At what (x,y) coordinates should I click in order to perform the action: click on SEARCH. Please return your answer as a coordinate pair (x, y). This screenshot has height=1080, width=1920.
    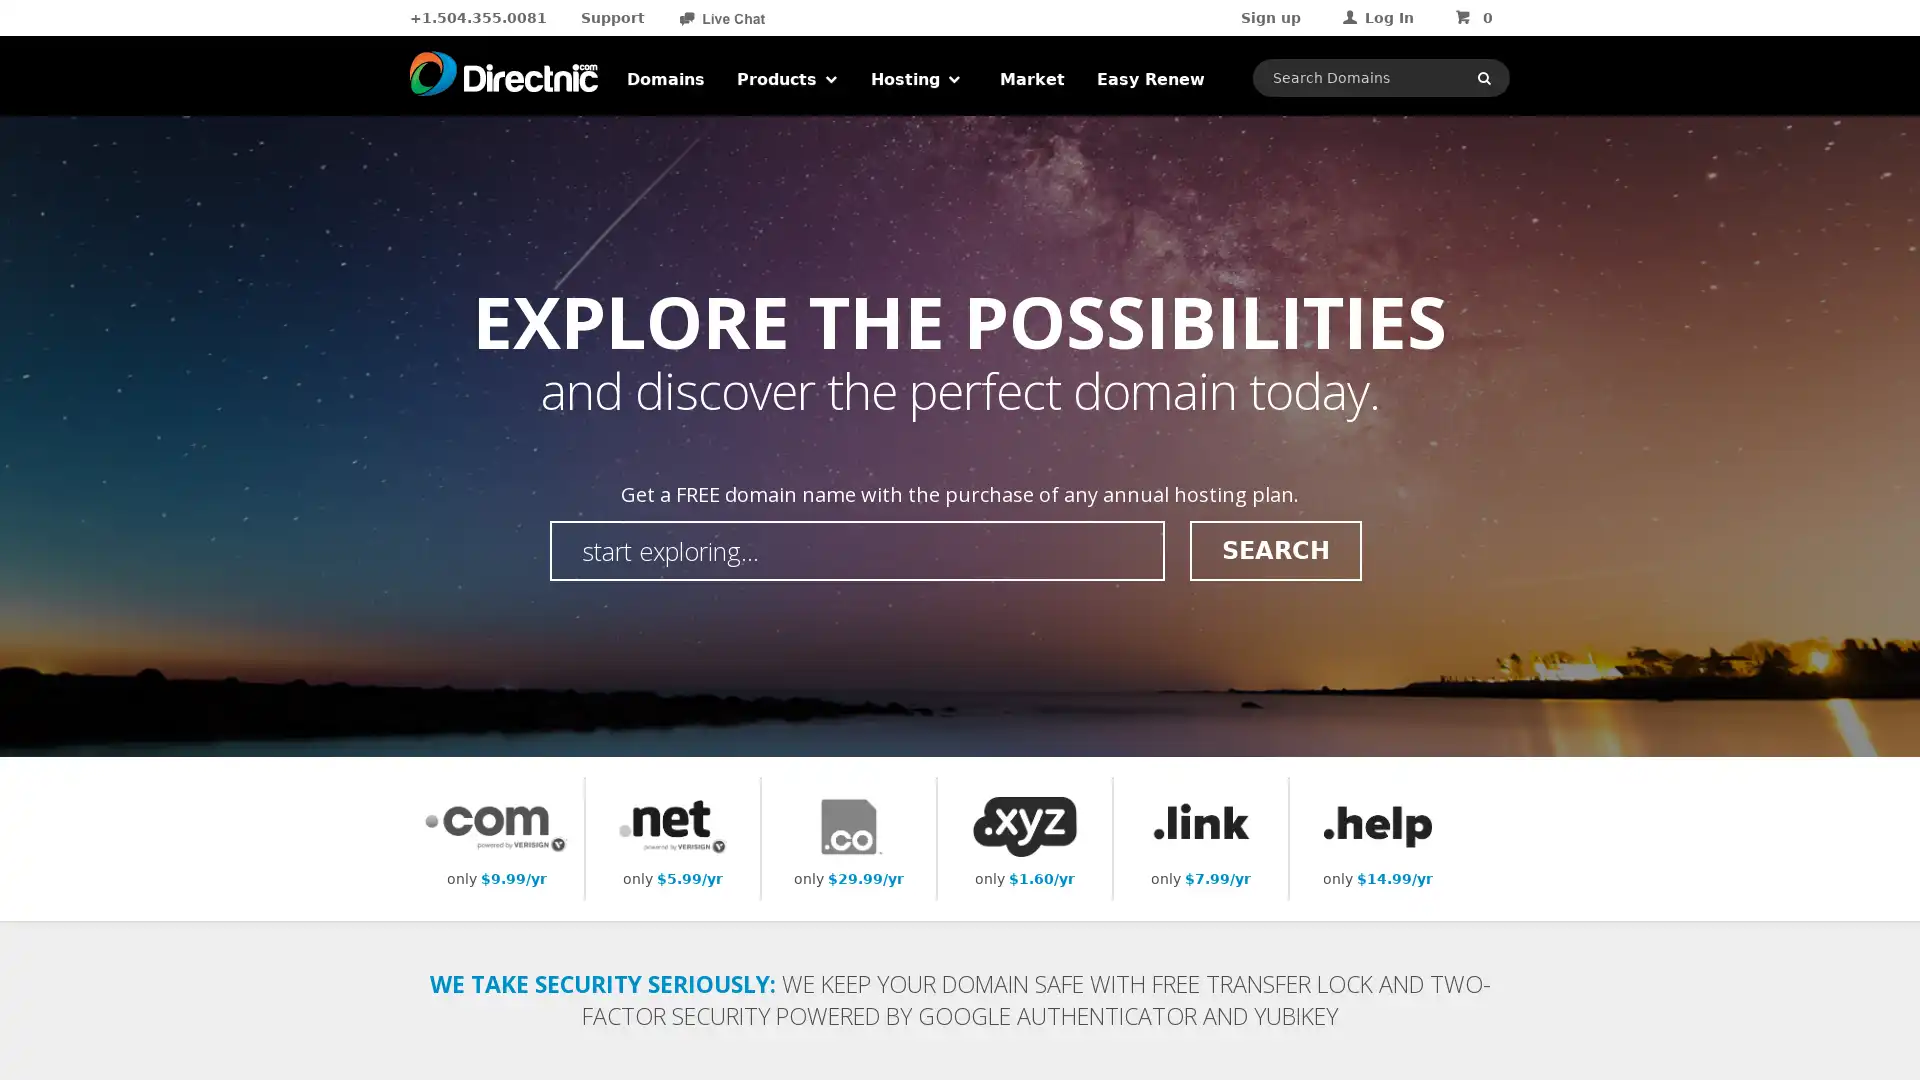
    Looking at the image, I should click on (1274, 550).